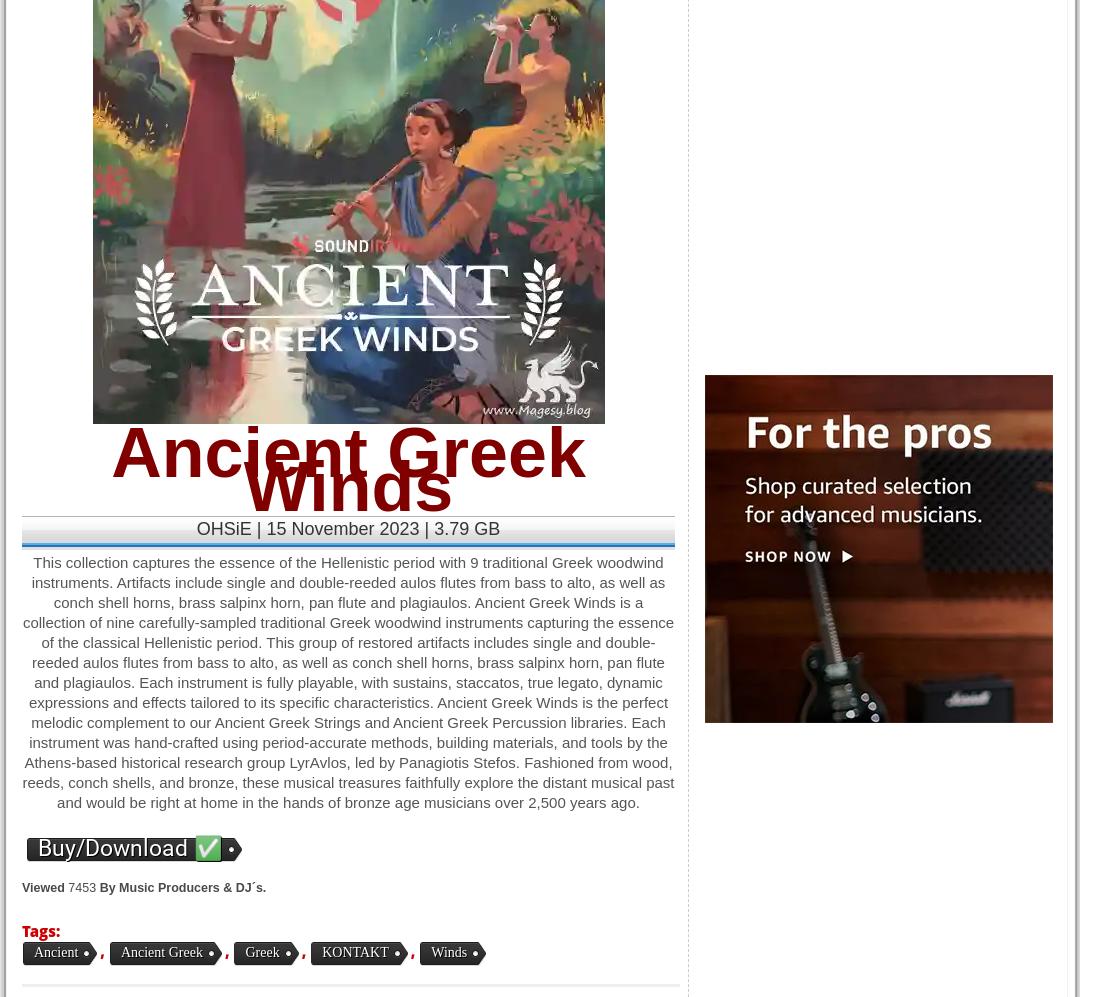 The image size is (1106, 997). I want to click on 'KONTAKT', so click(355, 952).